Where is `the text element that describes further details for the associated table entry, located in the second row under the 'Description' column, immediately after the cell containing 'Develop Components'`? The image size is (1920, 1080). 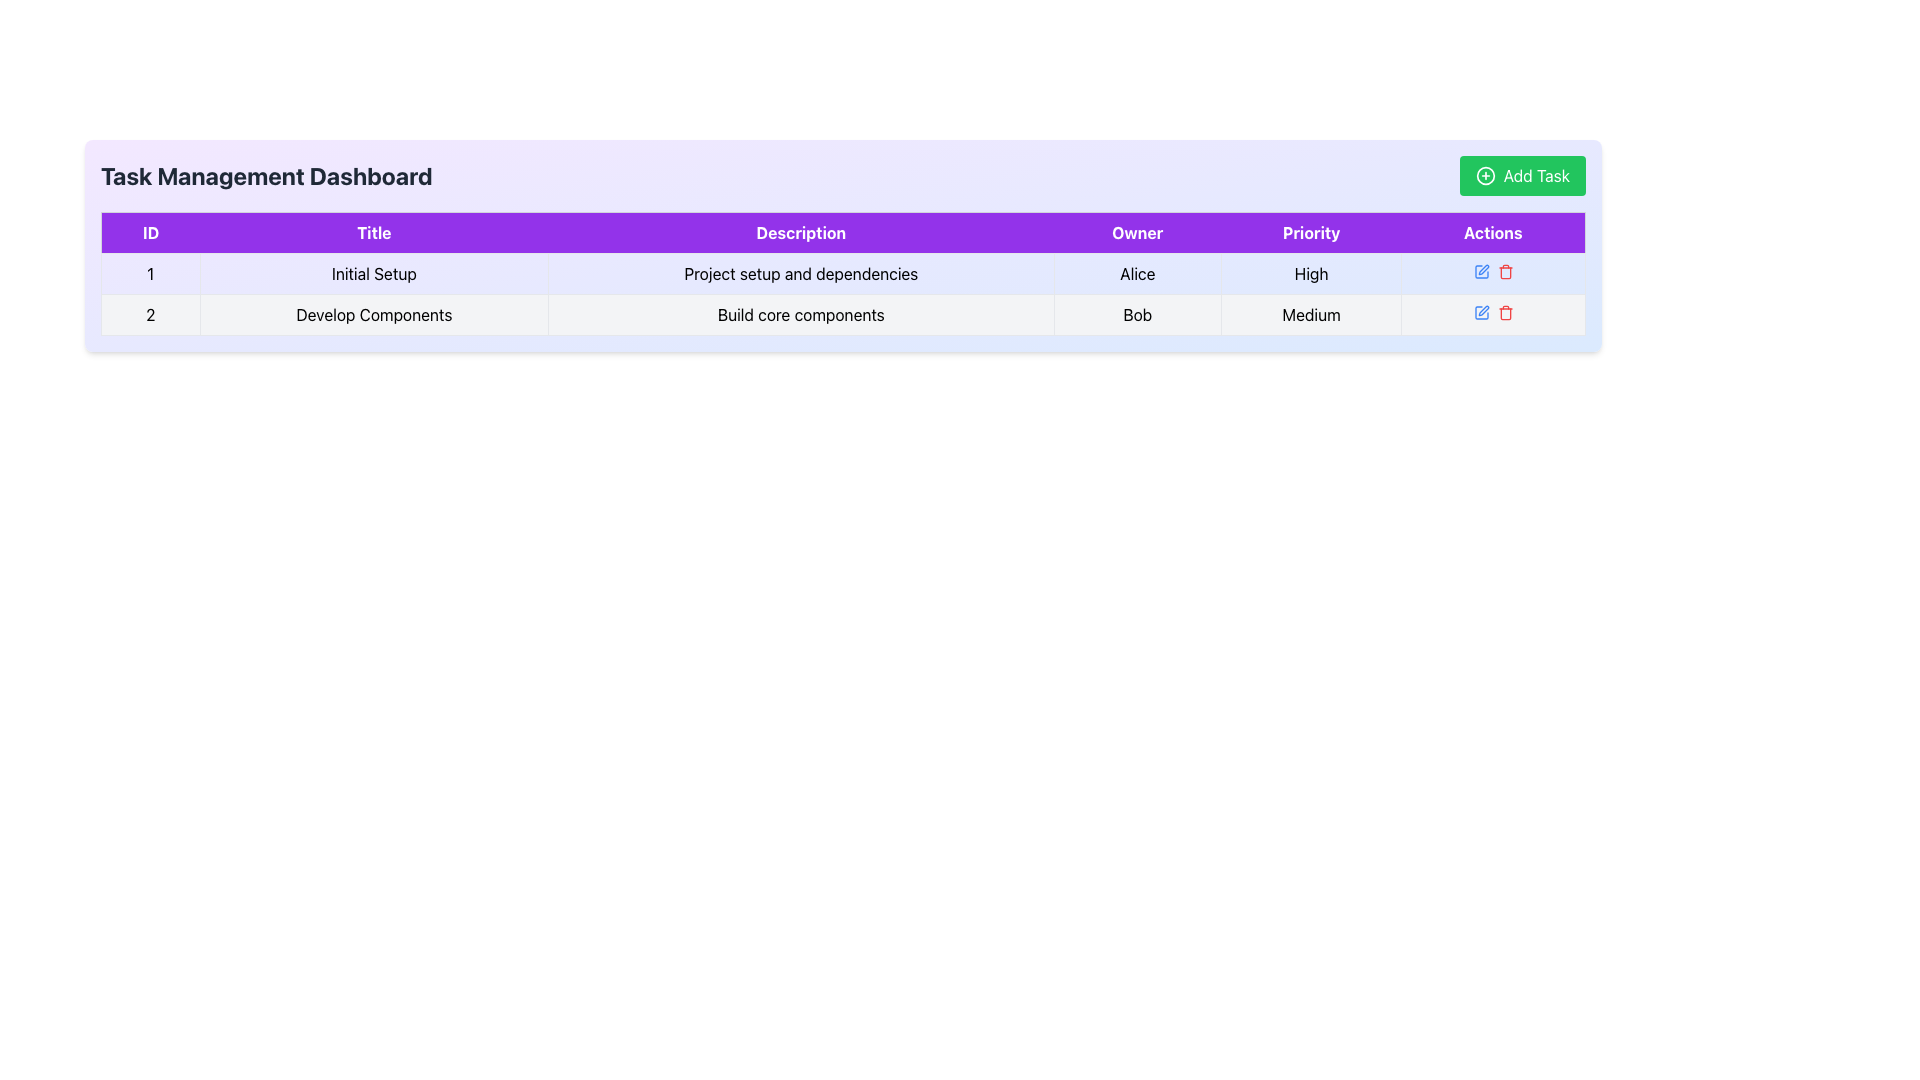 the text element that describes further details for the associated table entry, located in the second row under the 'Description' column, immediately after the cell containing 'Develop Components' is located at coordinates (801, 315).